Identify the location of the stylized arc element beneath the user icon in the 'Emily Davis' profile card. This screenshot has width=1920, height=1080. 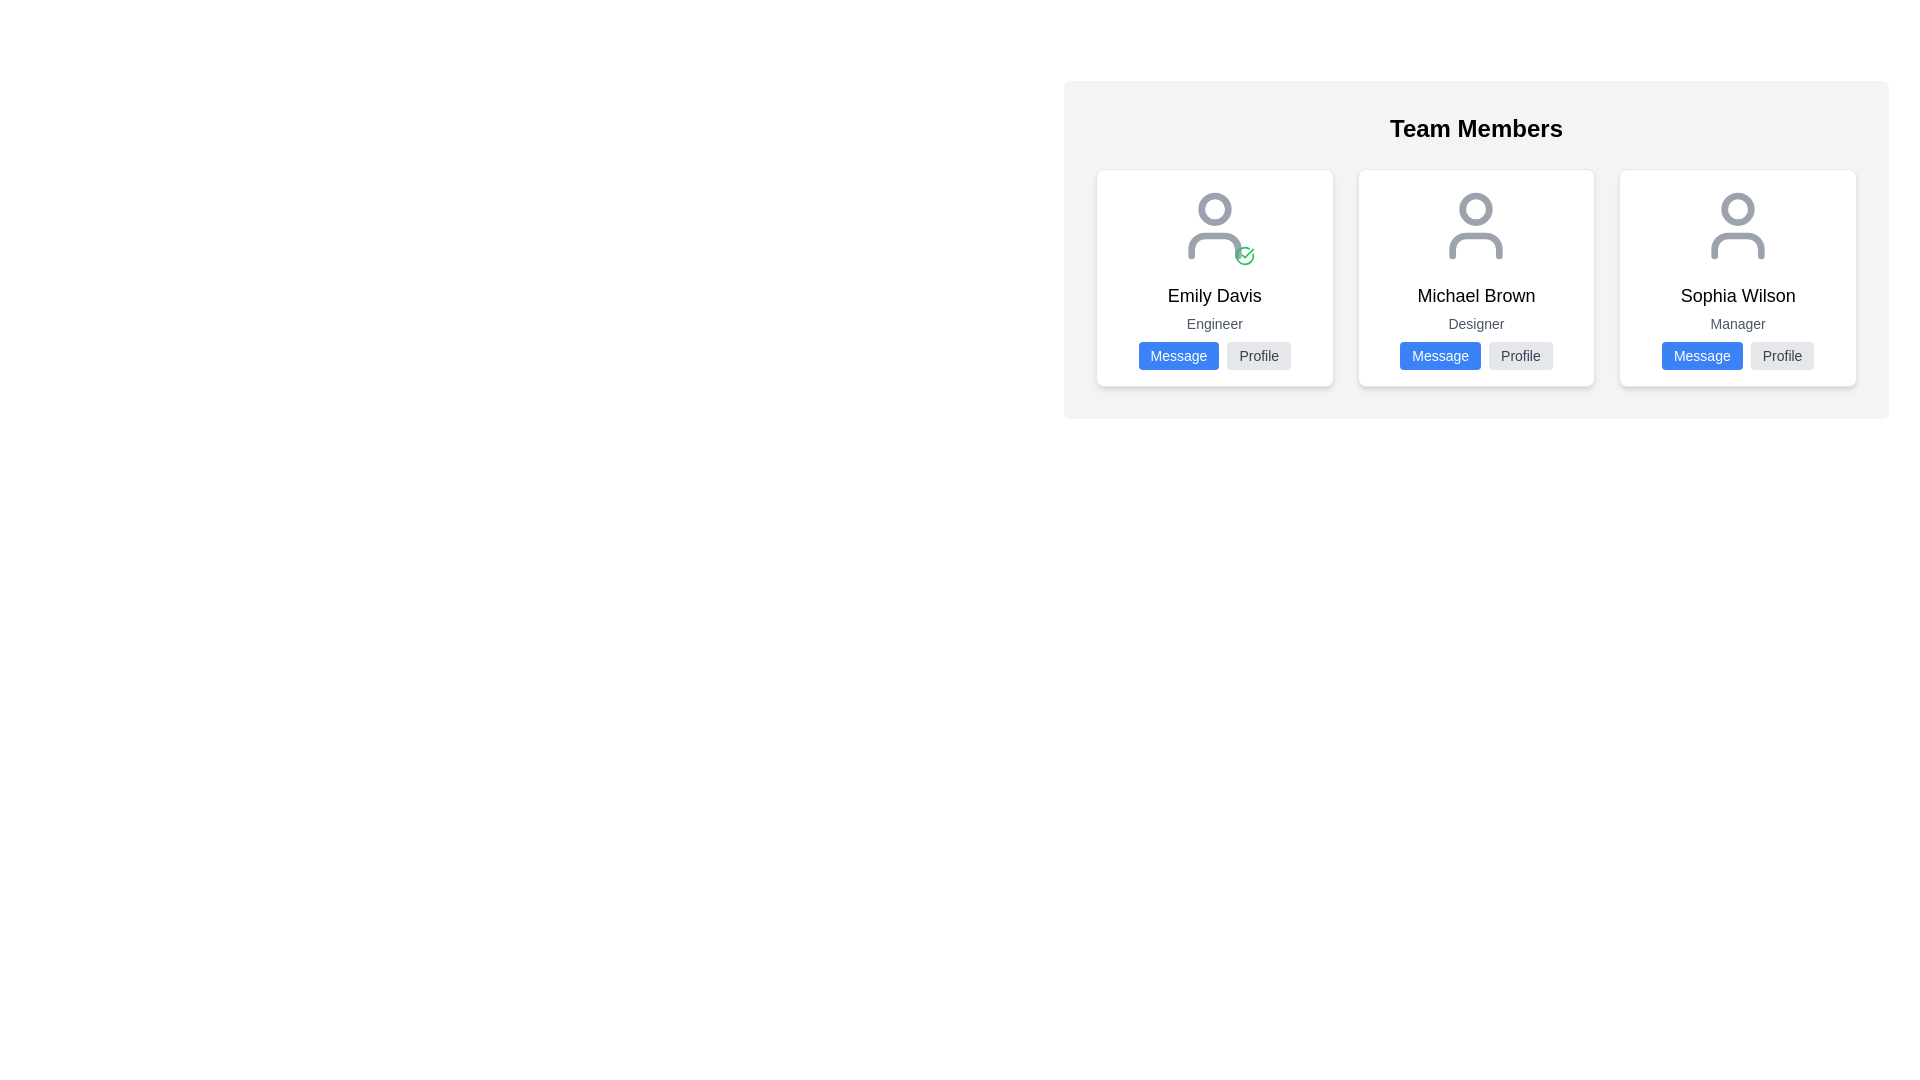
(1213, 245).